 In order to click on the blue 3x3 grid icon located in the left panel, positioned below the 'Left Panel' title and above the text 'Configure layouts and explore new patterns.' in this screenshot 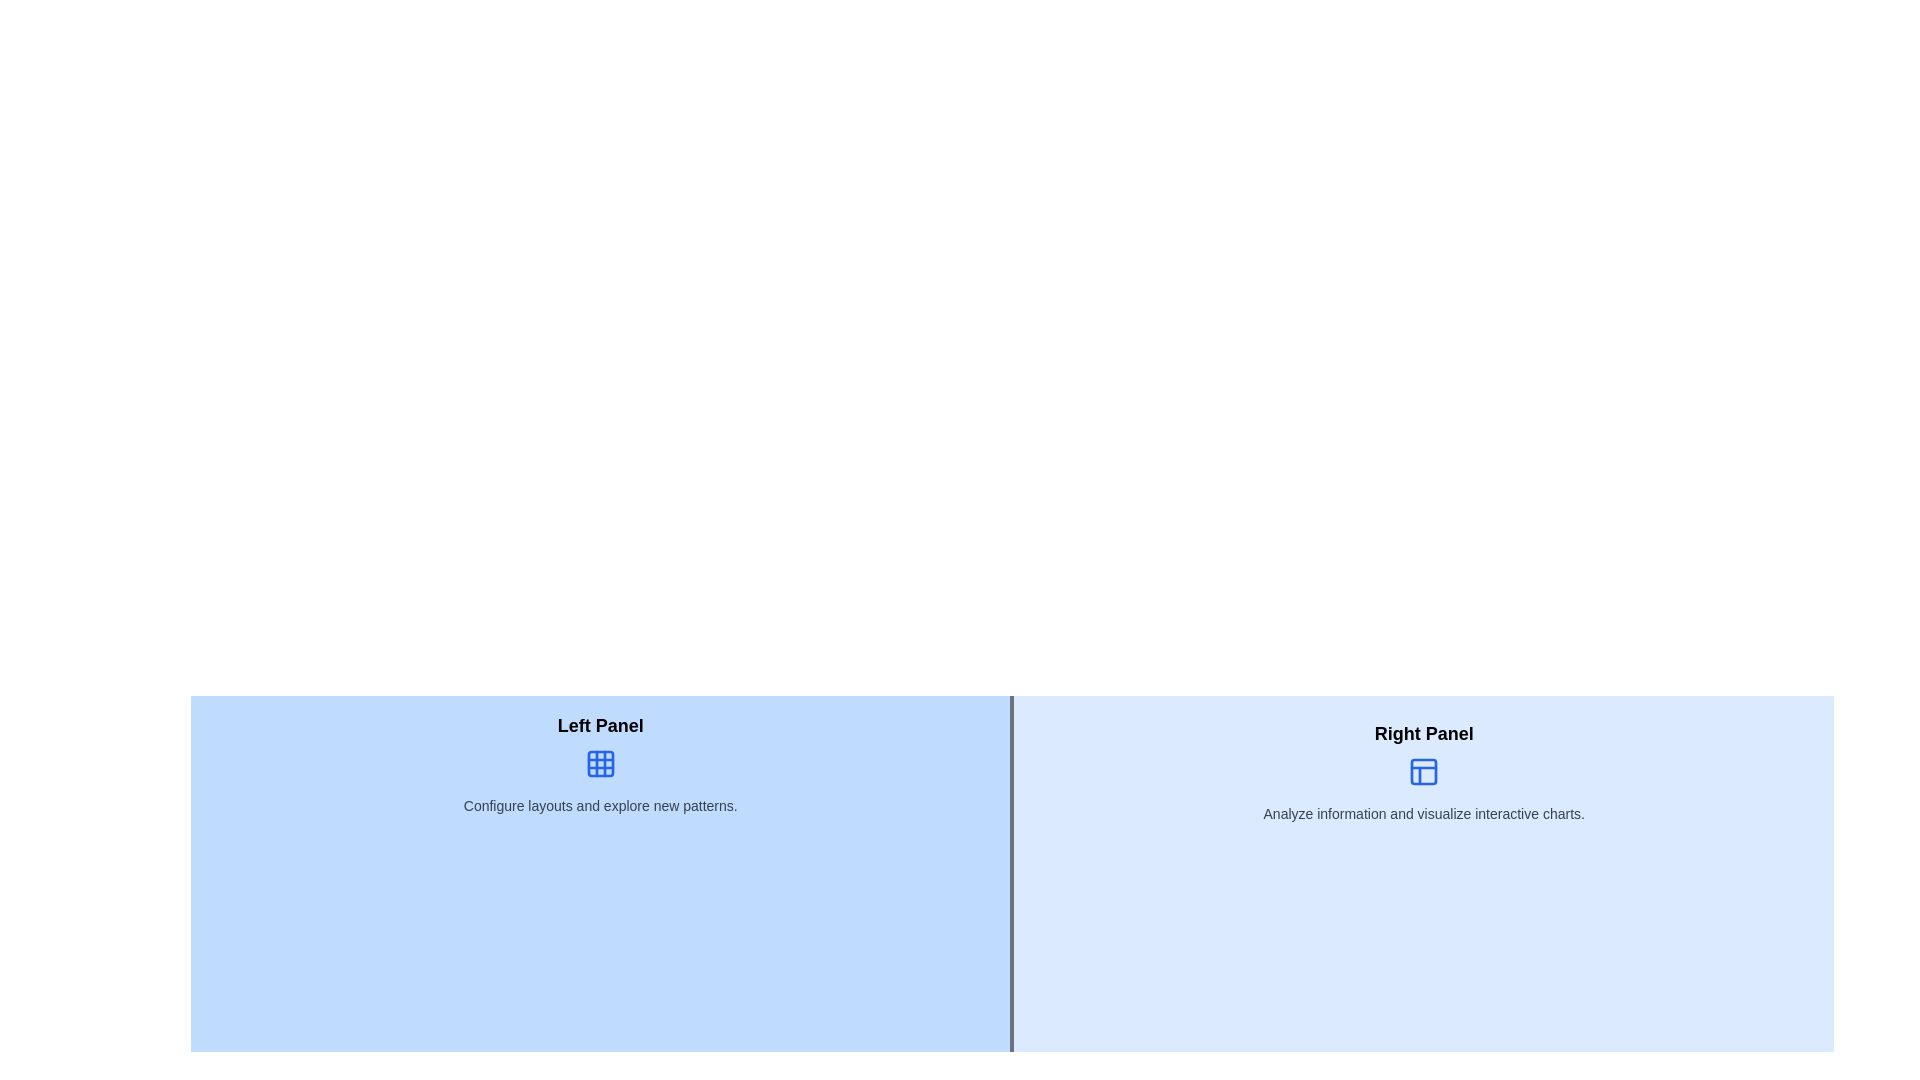, I will do `click(599, 763)`.